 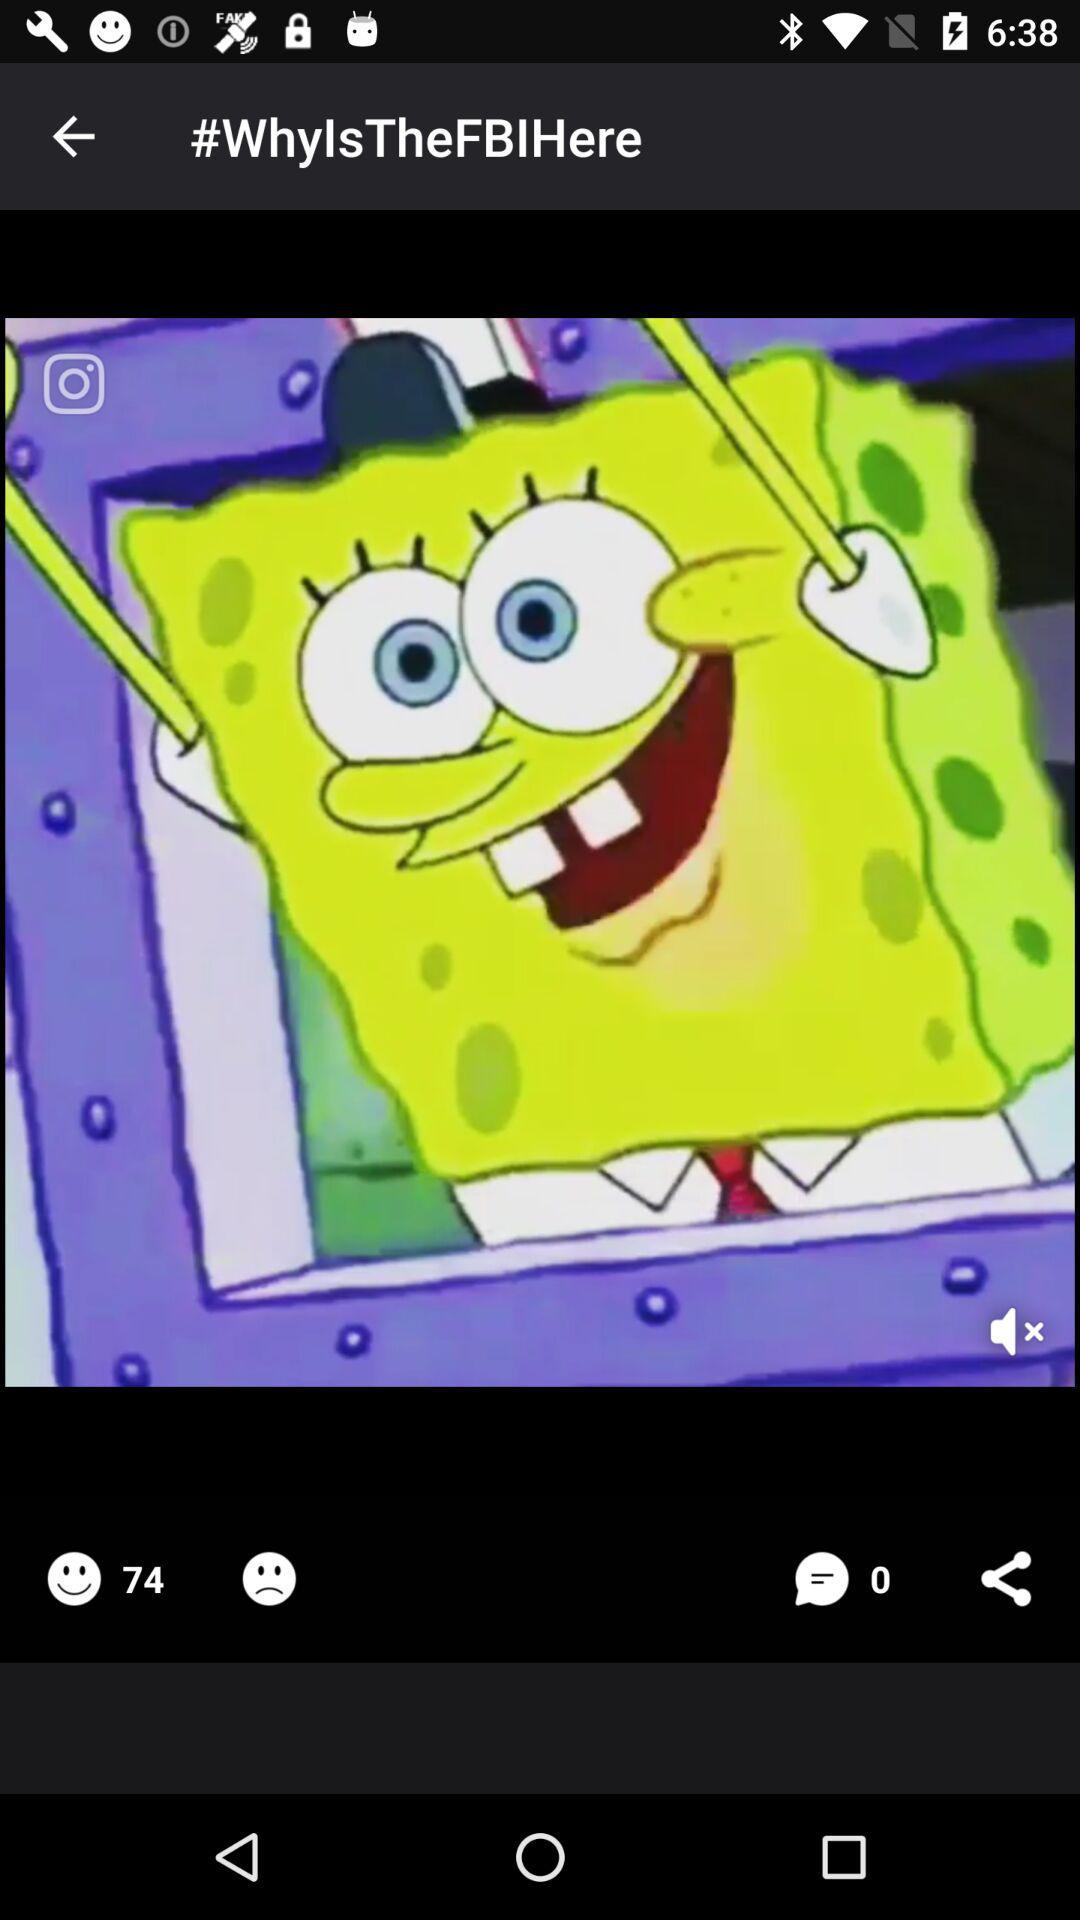 What do you see at coordinates (72, 383) in the screenshot?
I see `the photo icon` at bounding box center [72, 383].